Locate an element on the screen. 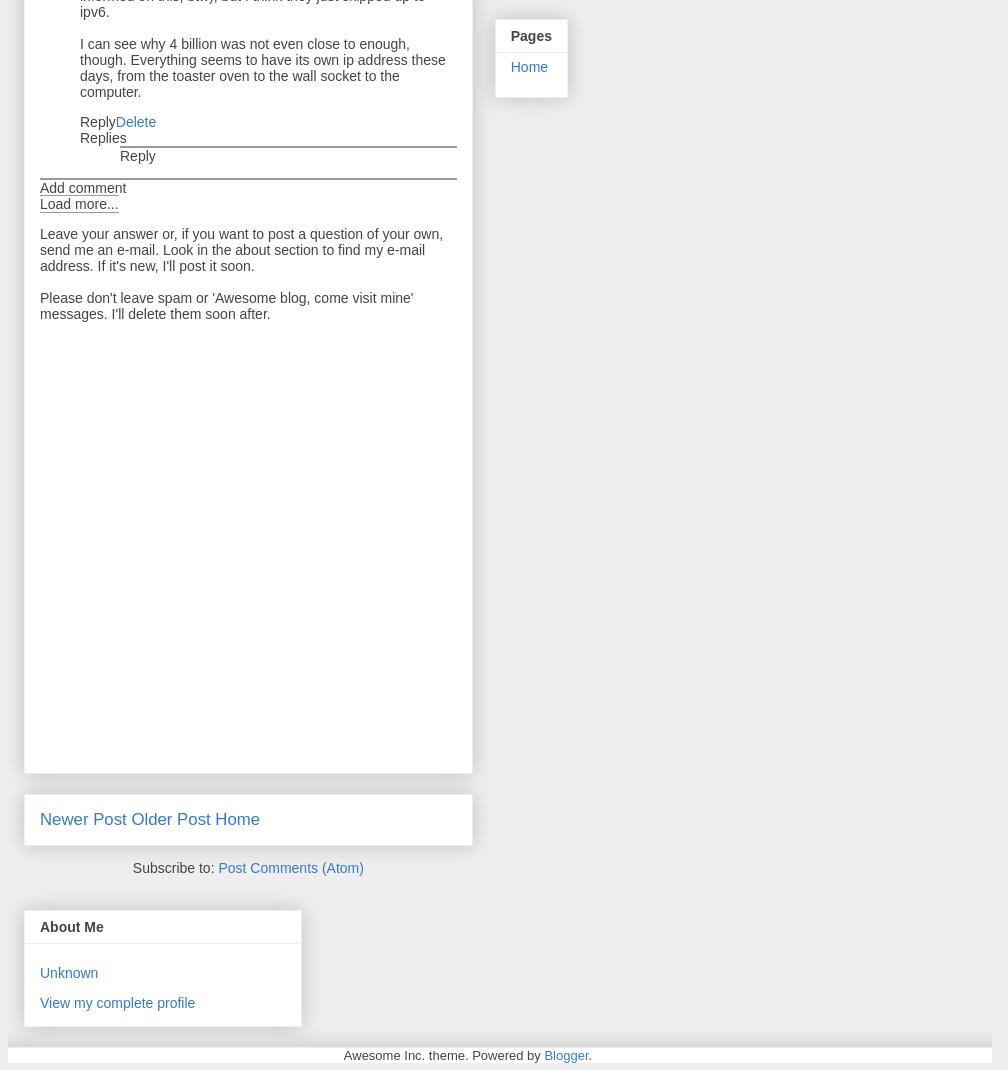 Image resolution: width=1008 pixels, height=1070 pixels. 'Older Post' is located at coordinates (131, 818).